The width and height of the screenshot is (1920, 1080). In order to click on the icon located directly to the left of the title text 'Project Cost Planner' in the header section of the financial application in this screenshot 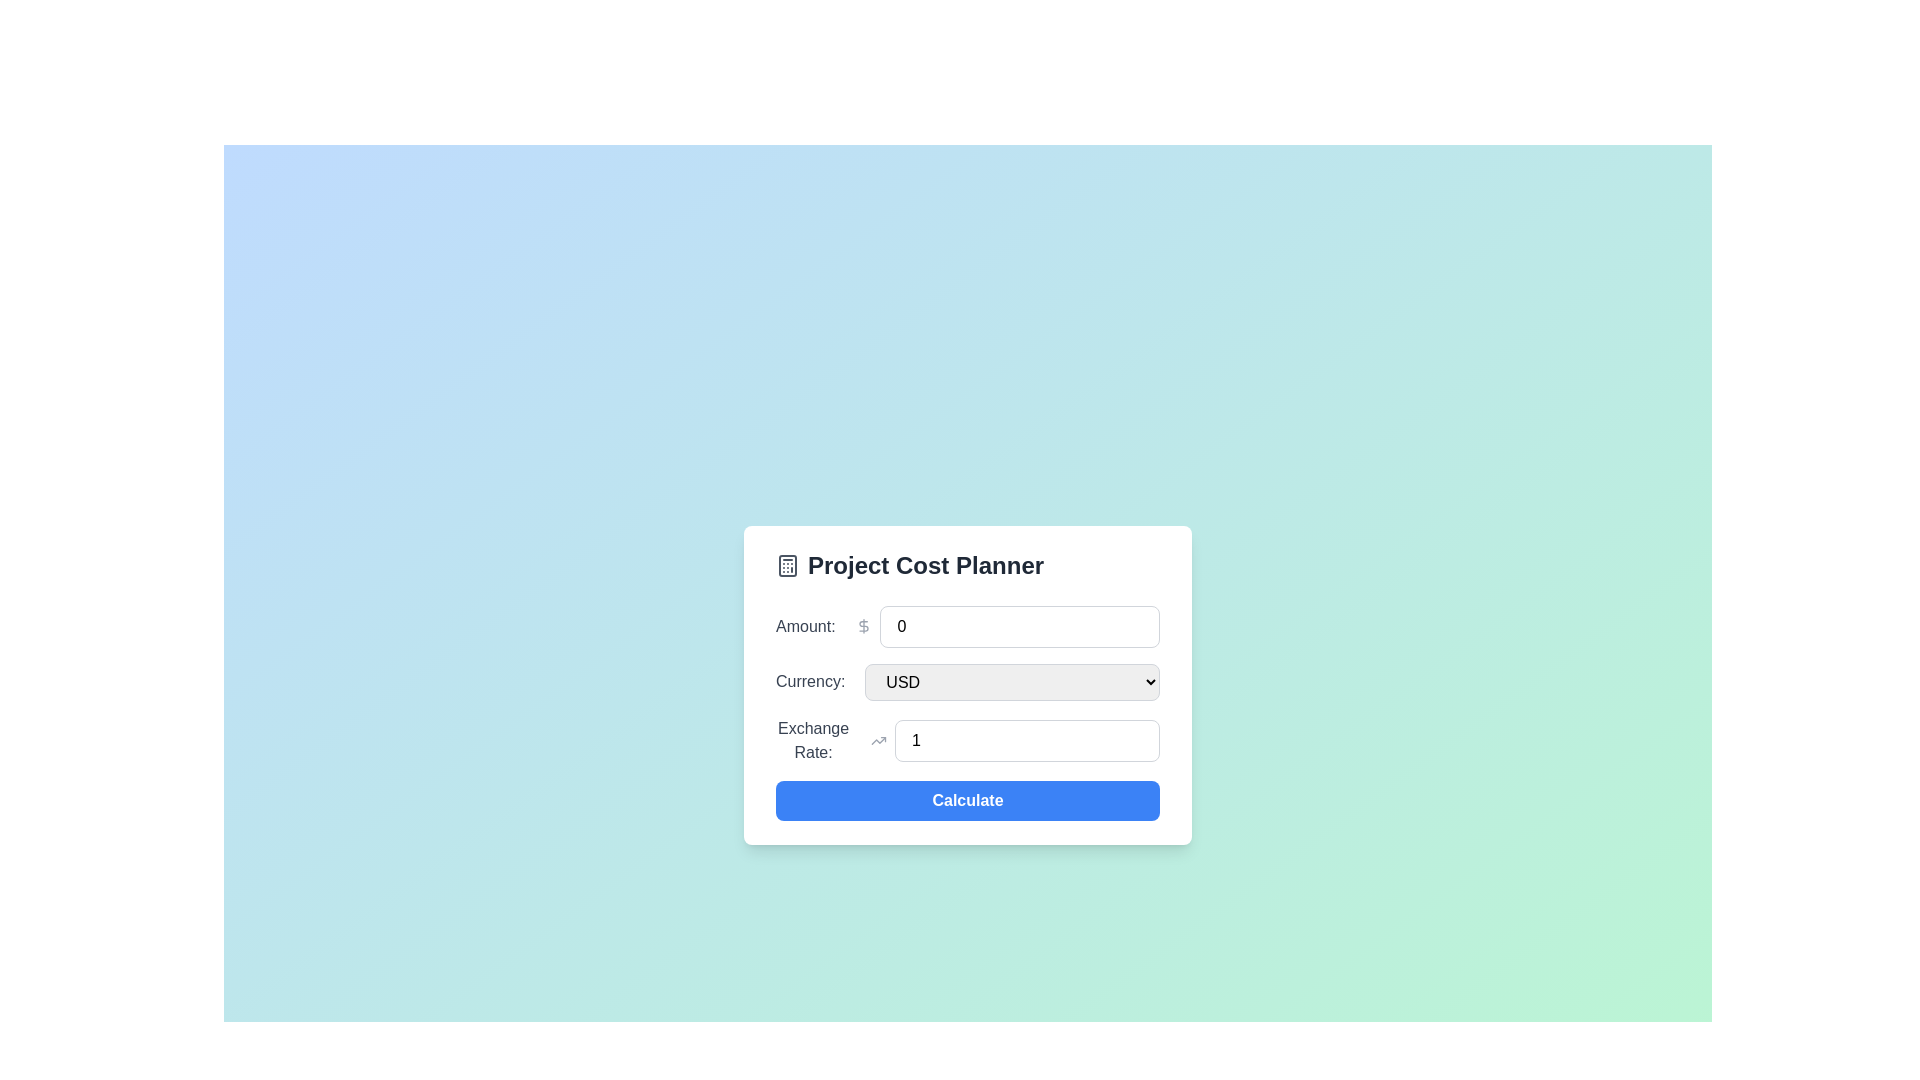, I will do `click(786, 565)`.